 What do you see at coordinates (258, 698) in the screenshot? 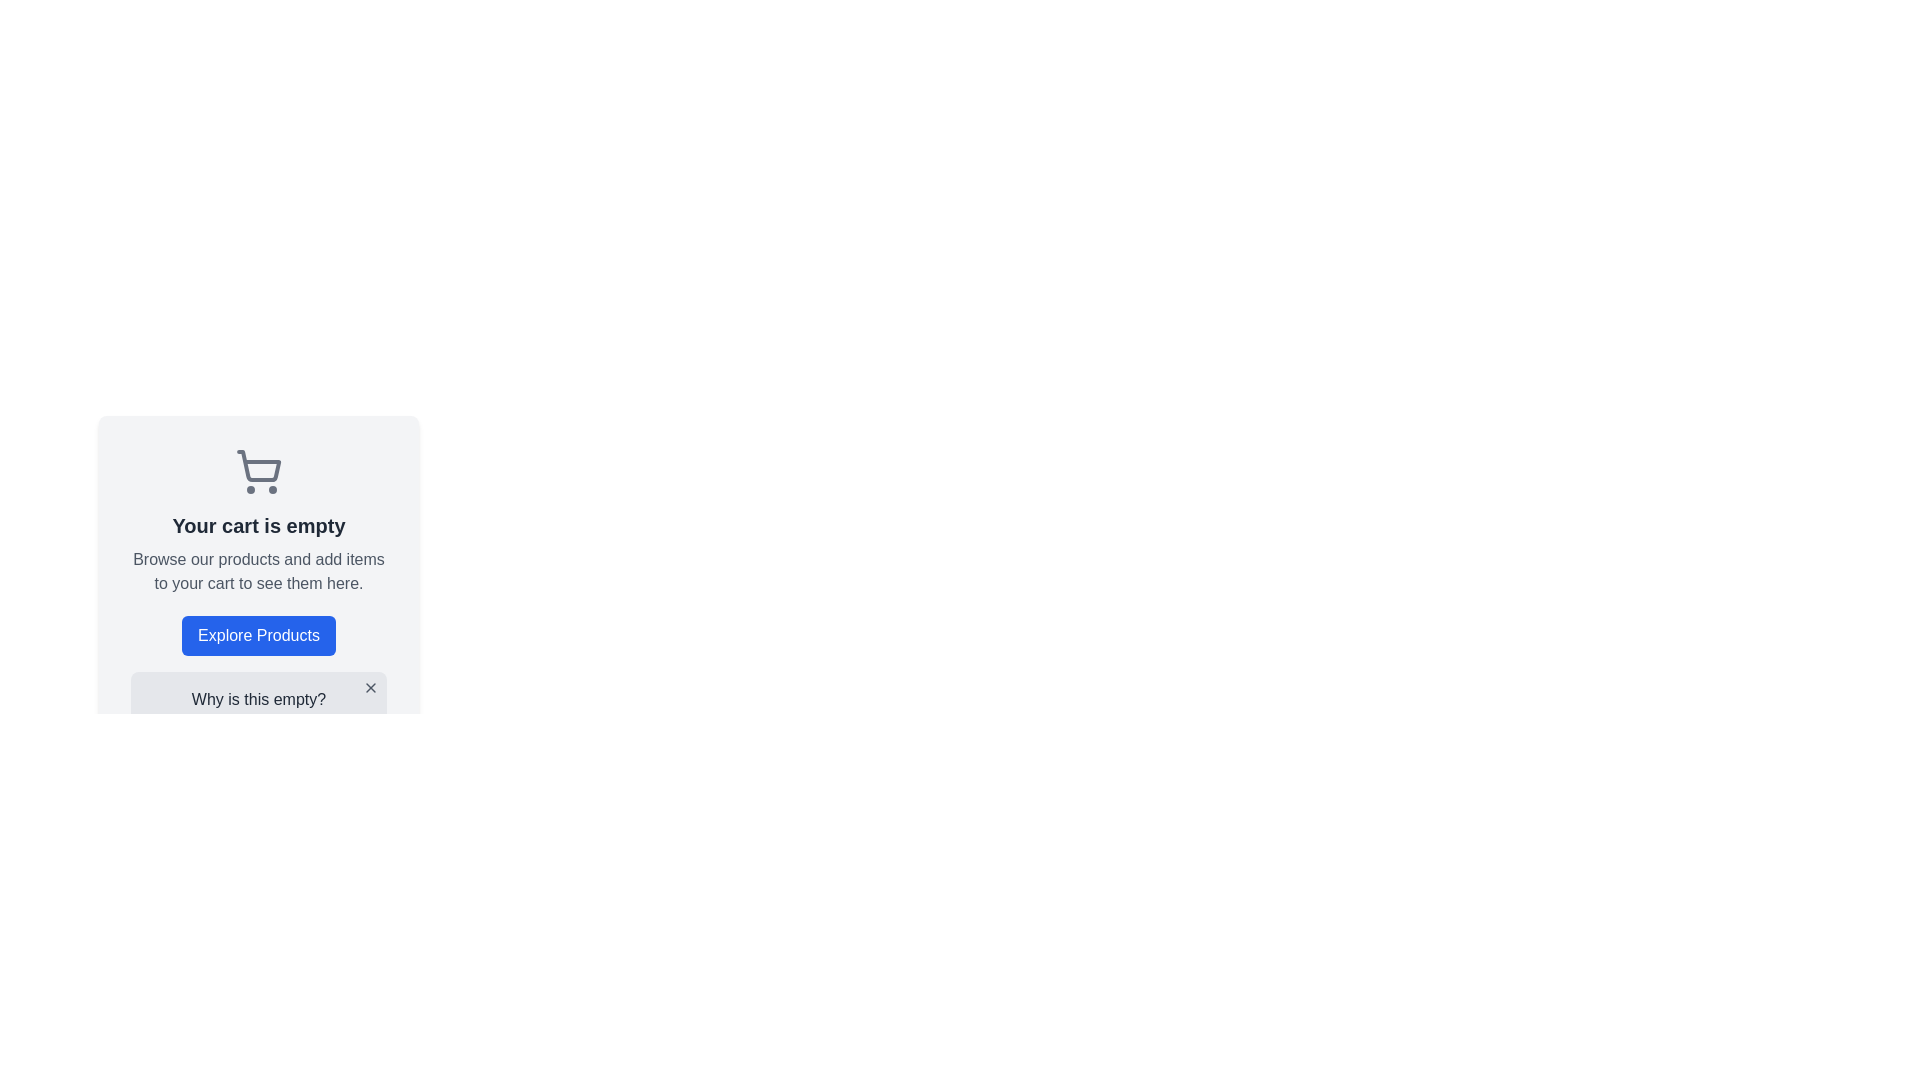
I see `the text label that says 'Why is this empty?' which is centrally aligned within a card-like component` at bounding box center [258, 698].